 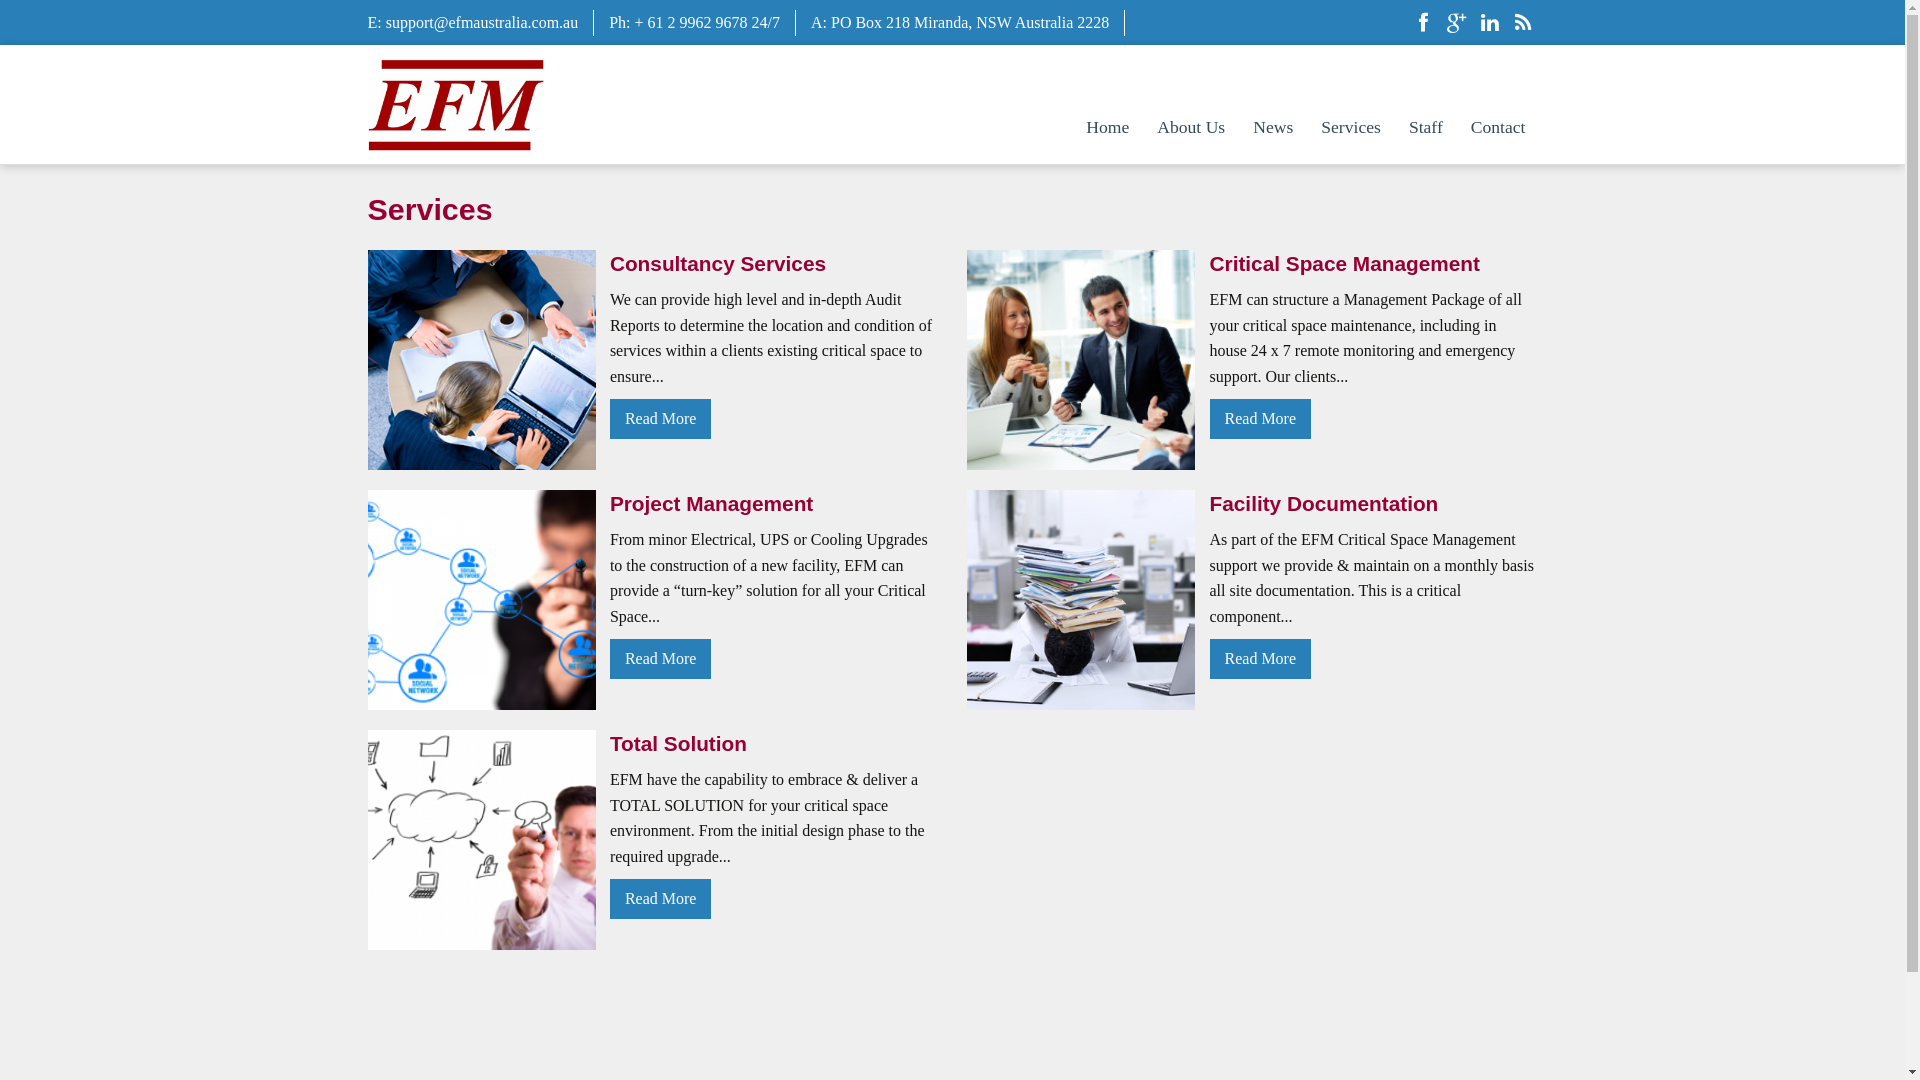 I want to click on 'Back to EFM homepage ', so click(x=455, y=102).